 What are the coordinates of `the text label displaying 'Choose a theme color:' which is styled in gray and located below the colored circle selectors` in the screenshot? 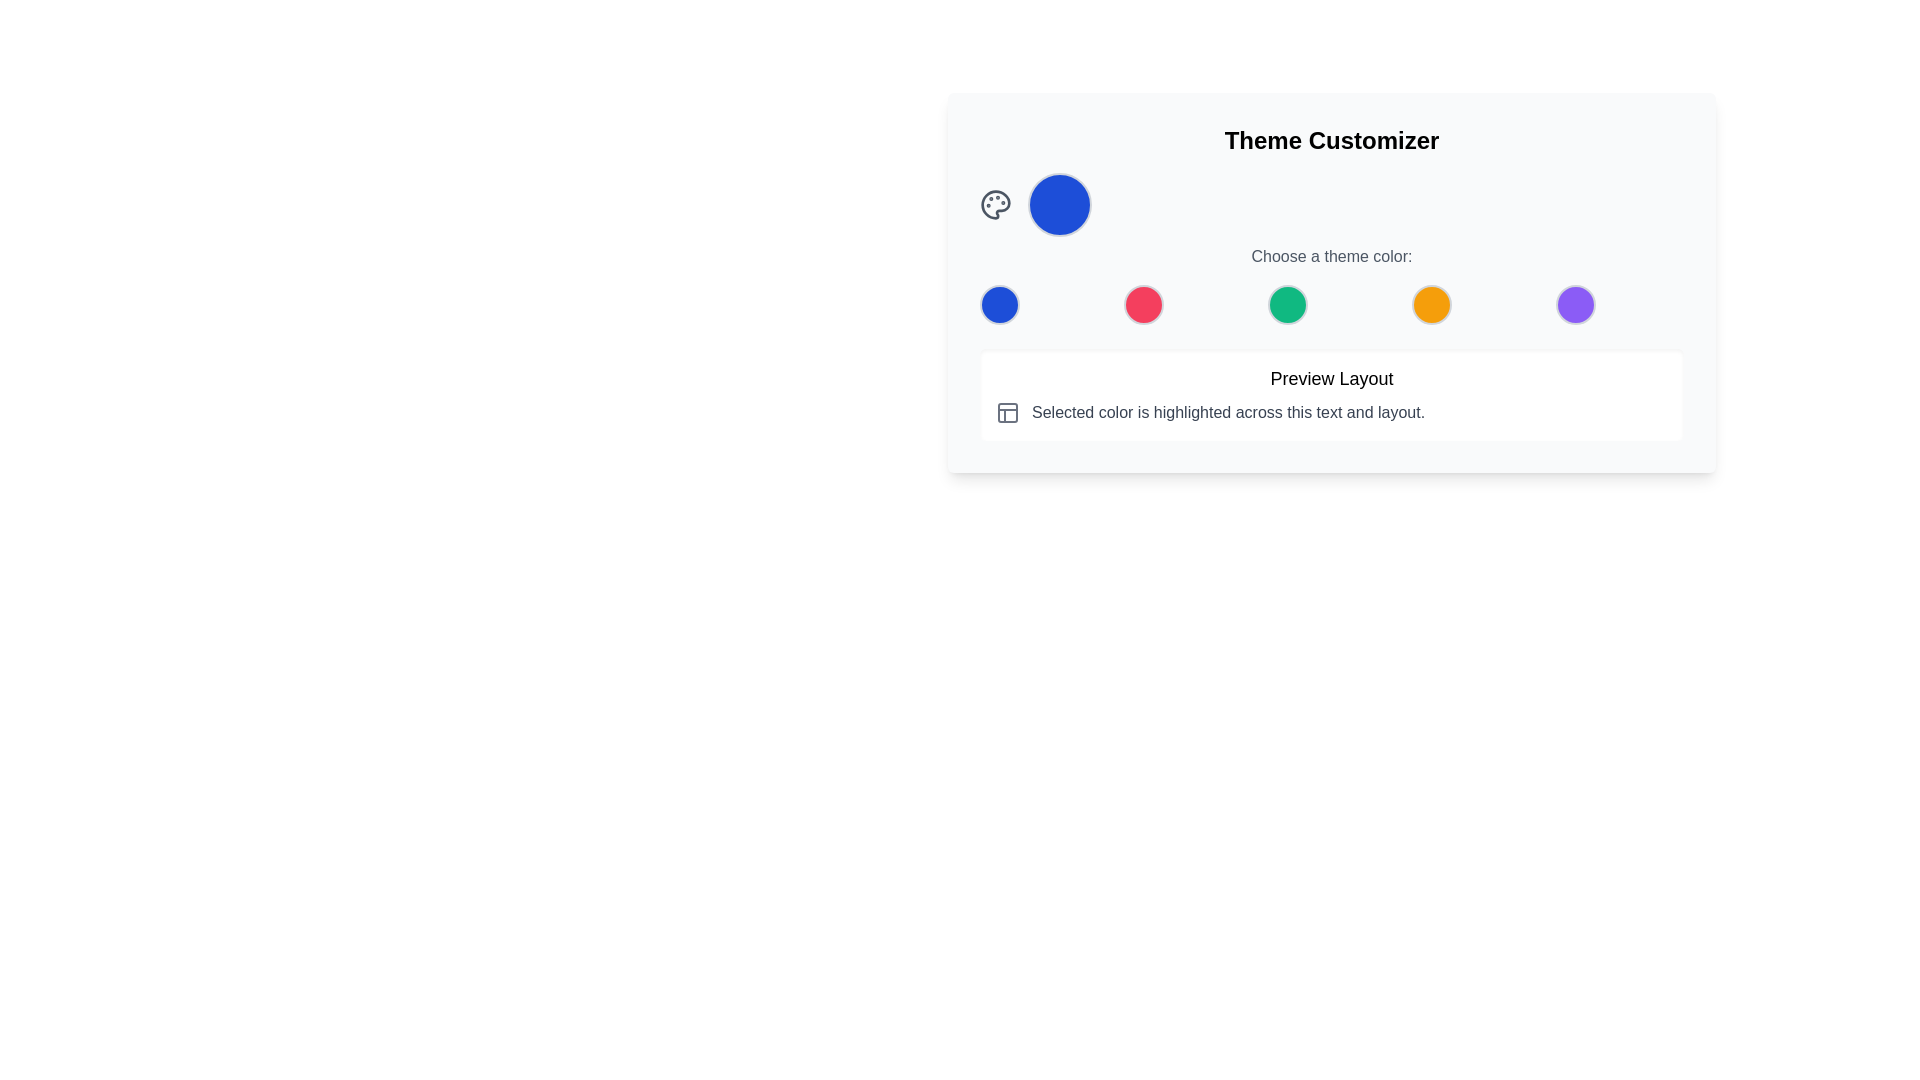 It's located at (1331, 256).